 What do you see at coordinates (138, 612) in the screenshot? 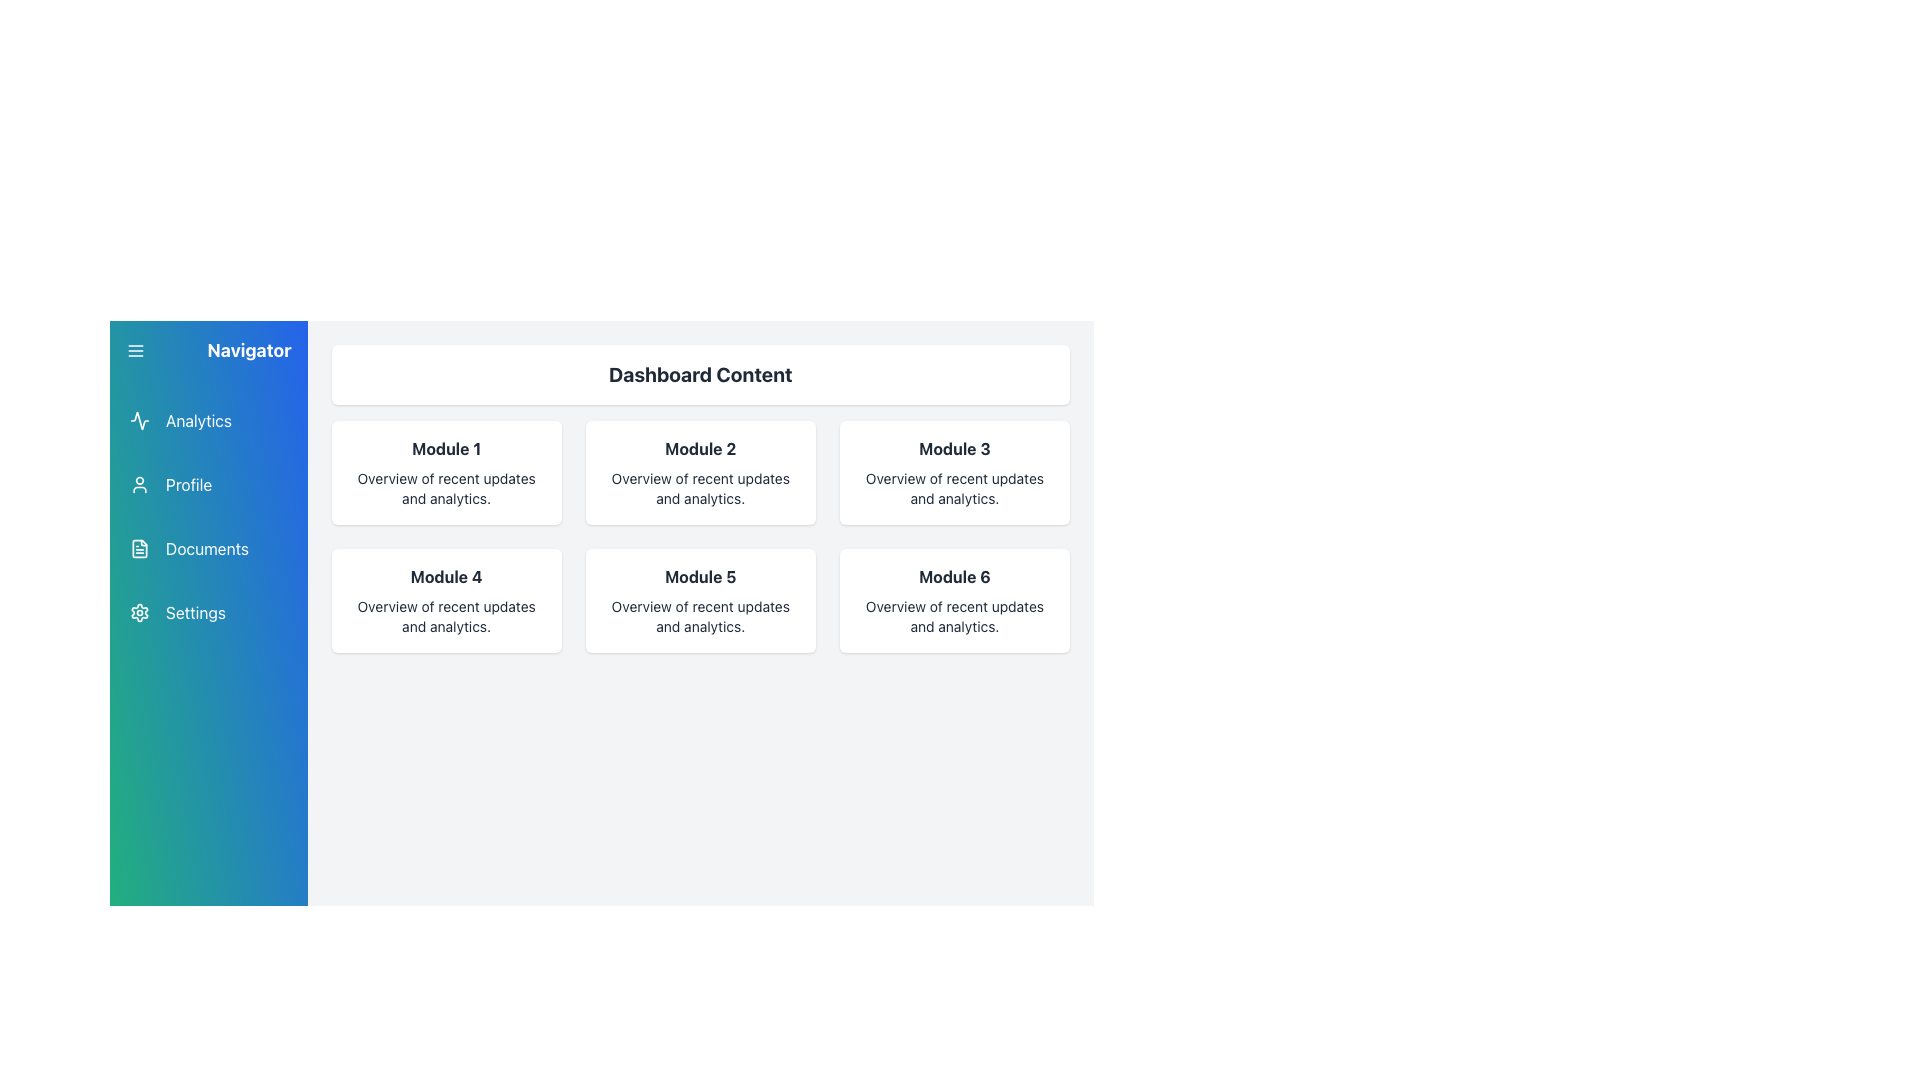
I see `the 'Settings' icon in the left sidebar navigation menu` at bounding box center [138, 612].